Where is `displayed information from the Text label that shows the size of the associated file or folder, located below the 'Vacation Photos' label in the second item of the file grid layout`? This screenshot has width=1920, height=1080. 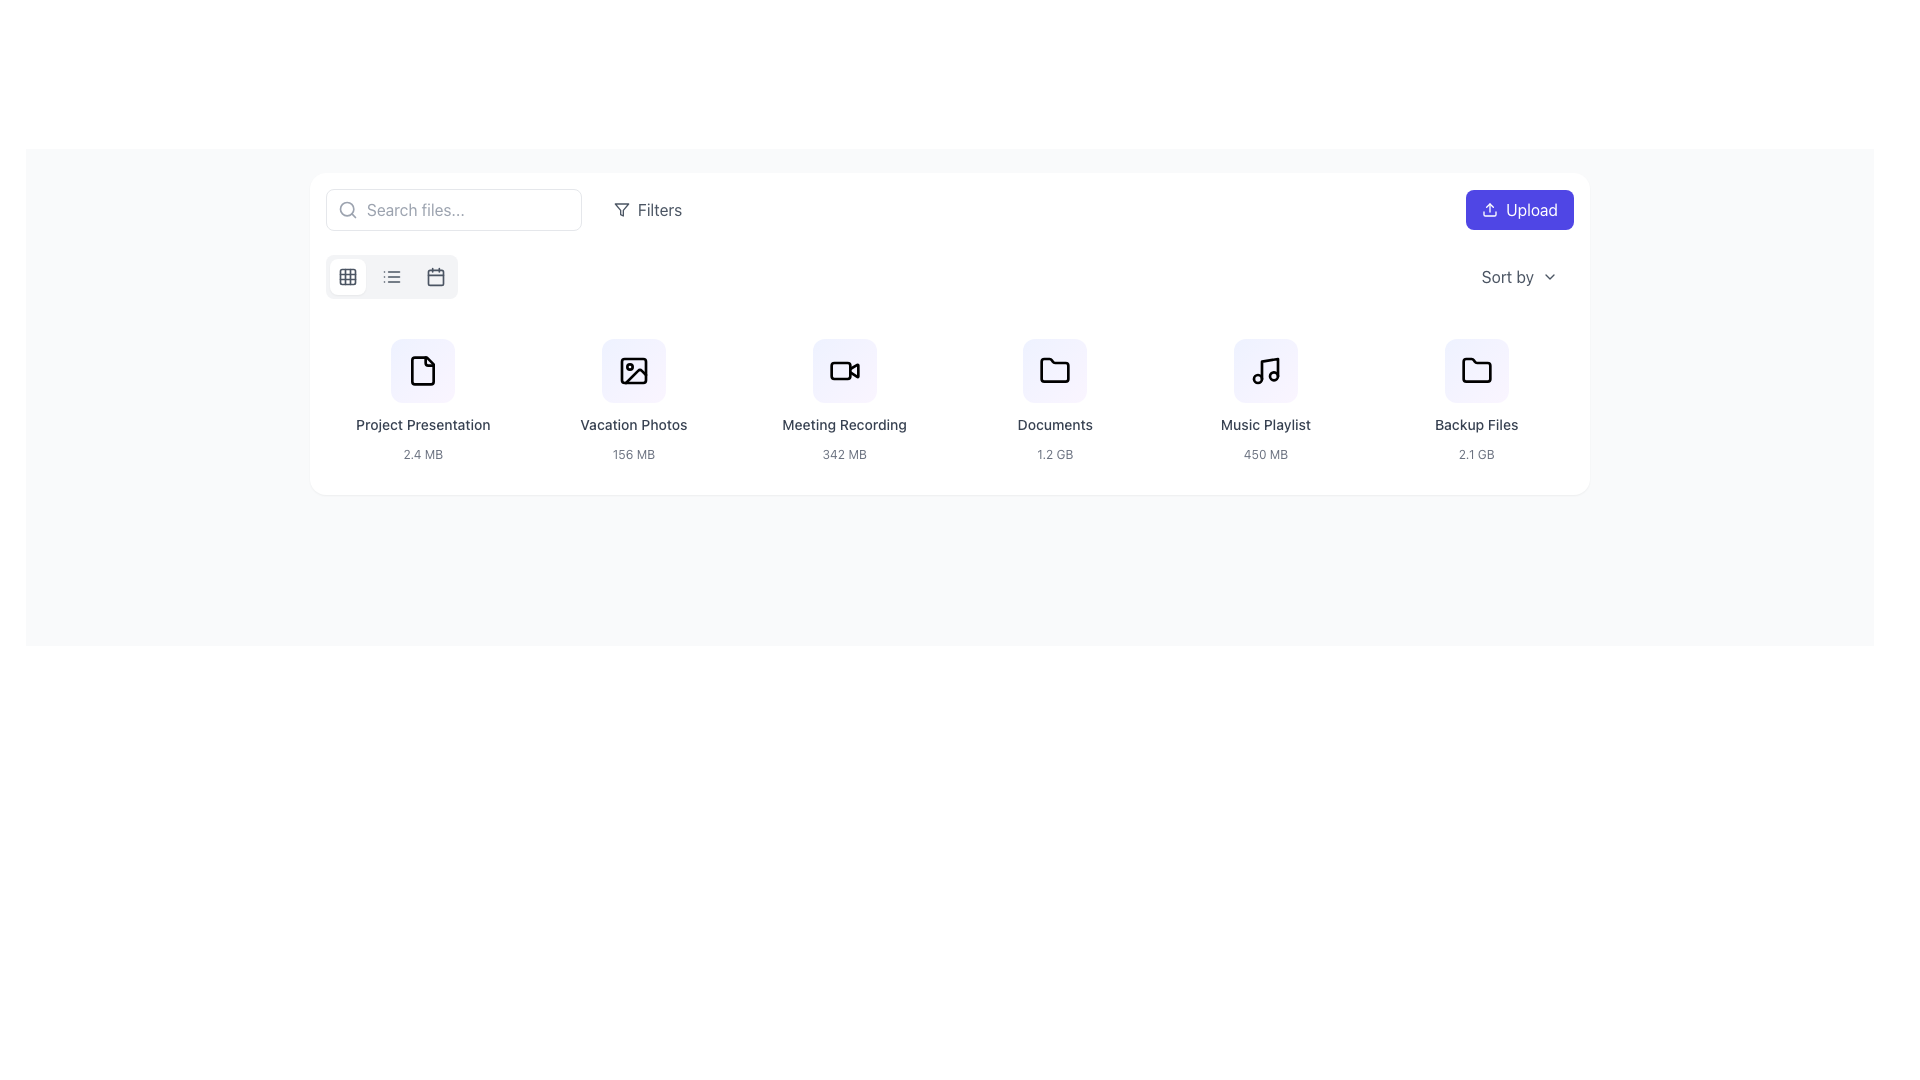 displayed information from the Text label that shows the size of the associated file or folder, located below the 'Vacation Photos' label in the second item of the file grid layout is located at coordinates (632, 455).